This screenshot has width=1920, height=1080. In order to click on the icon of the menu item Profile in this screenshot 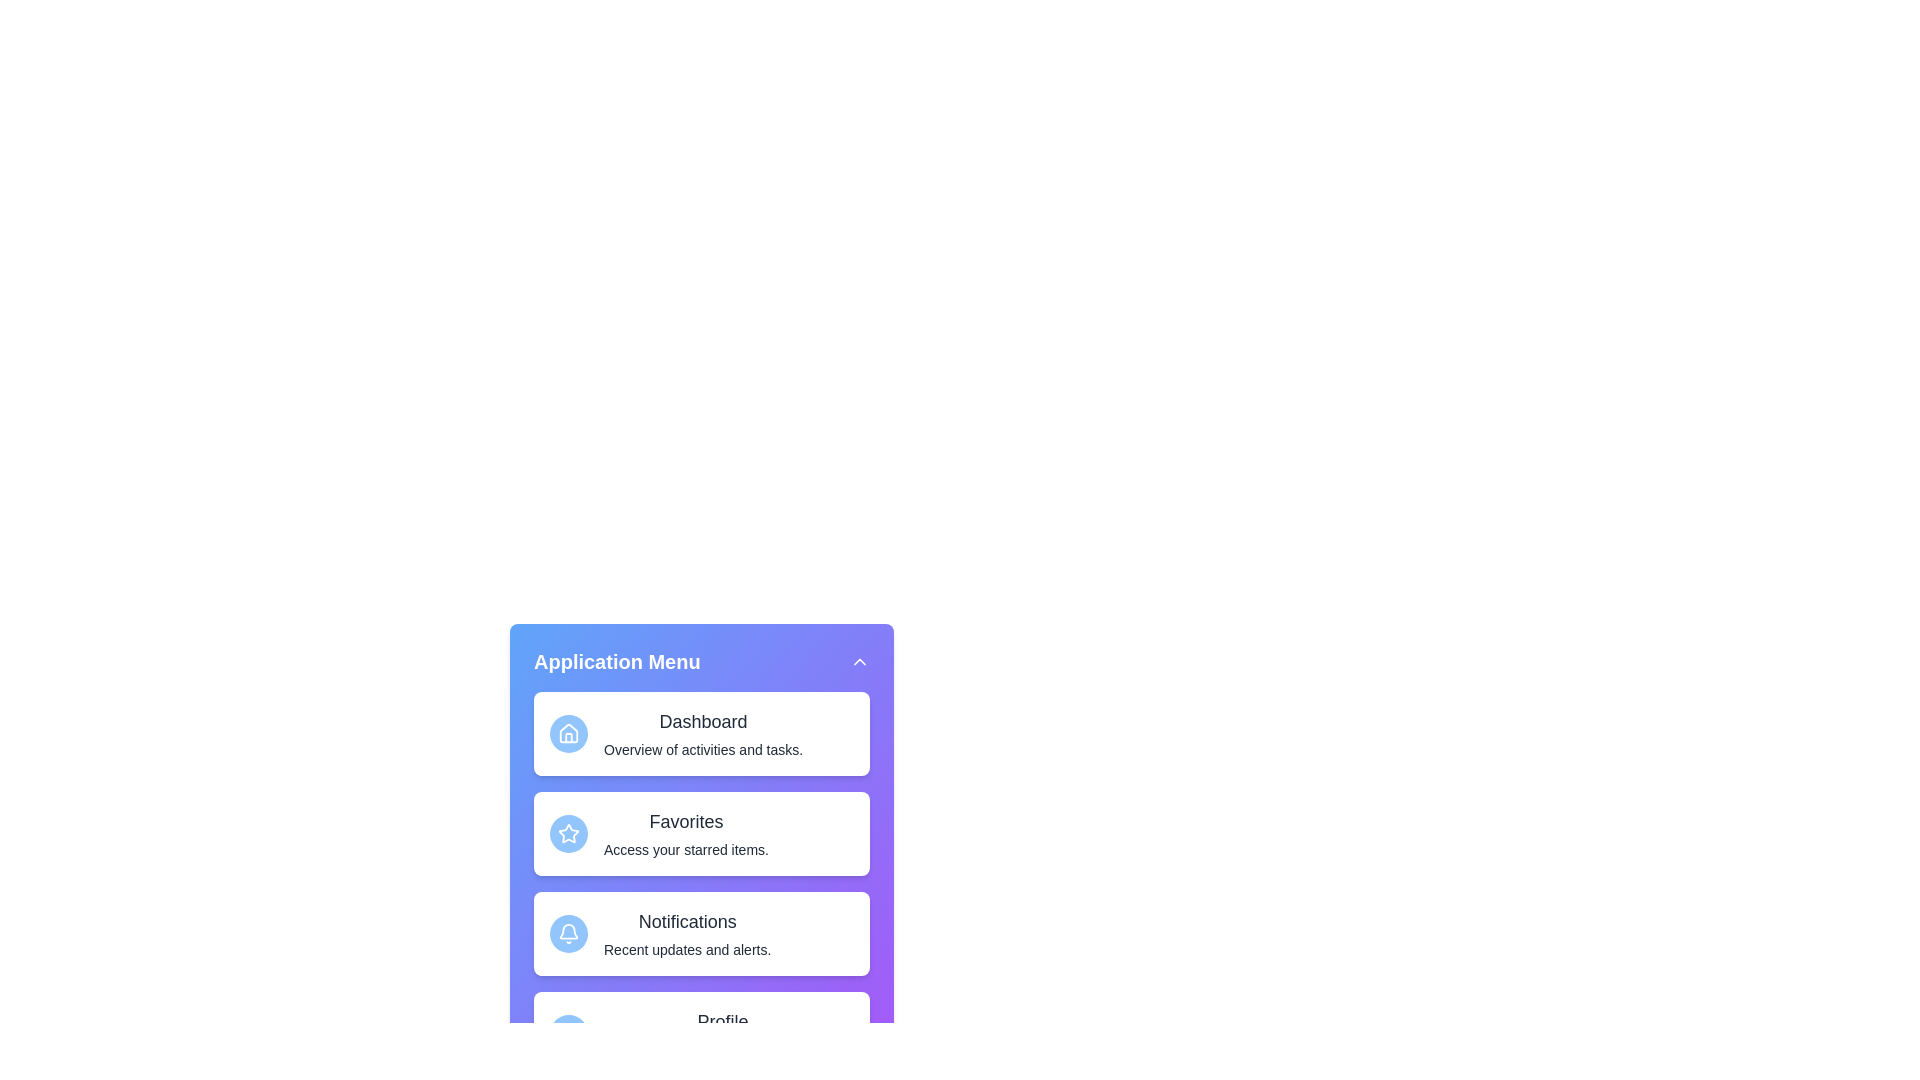, I will do `click(568, 1033)`.